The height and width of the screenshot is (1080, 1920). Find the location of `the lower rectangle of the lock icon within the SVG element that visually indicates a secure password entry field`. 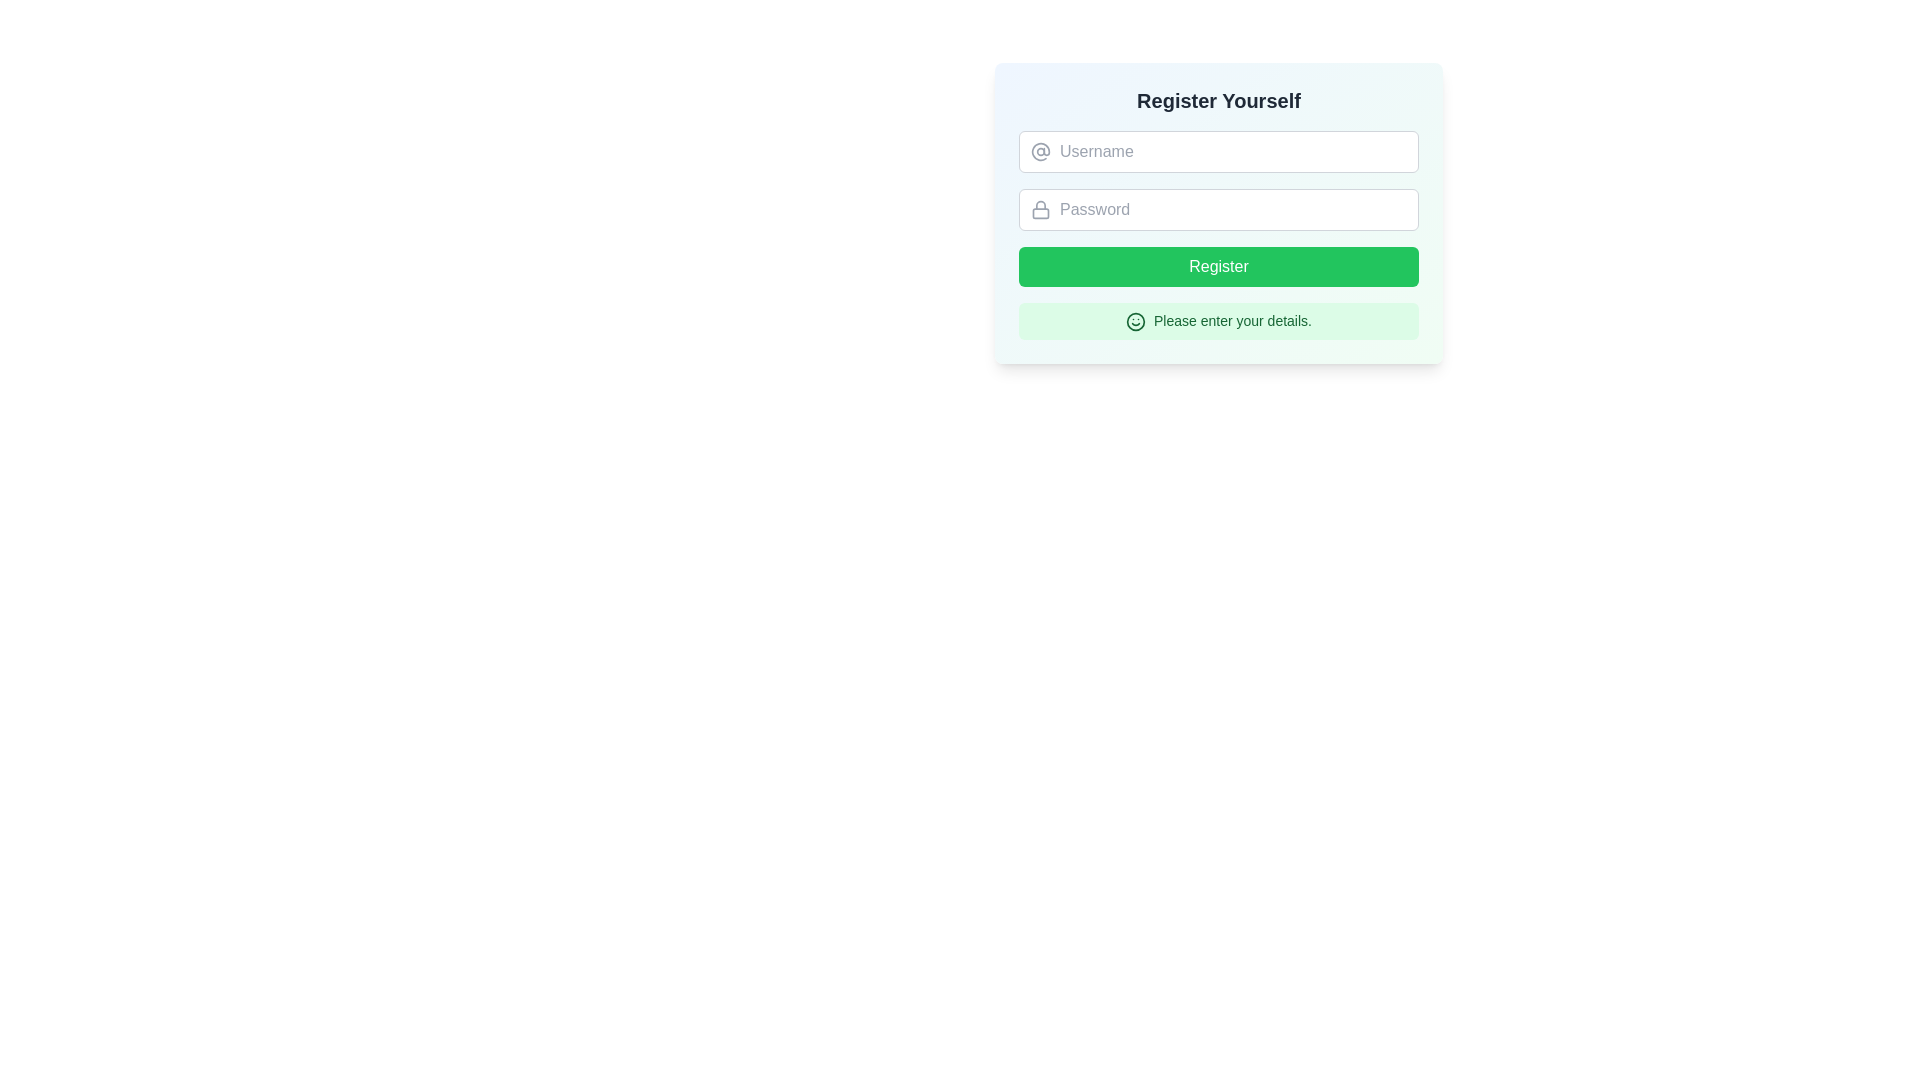

the lower rectangle of the lock icon within the SVG element that visually indicates a secure password entry field is located at coordinates (1040, 213).